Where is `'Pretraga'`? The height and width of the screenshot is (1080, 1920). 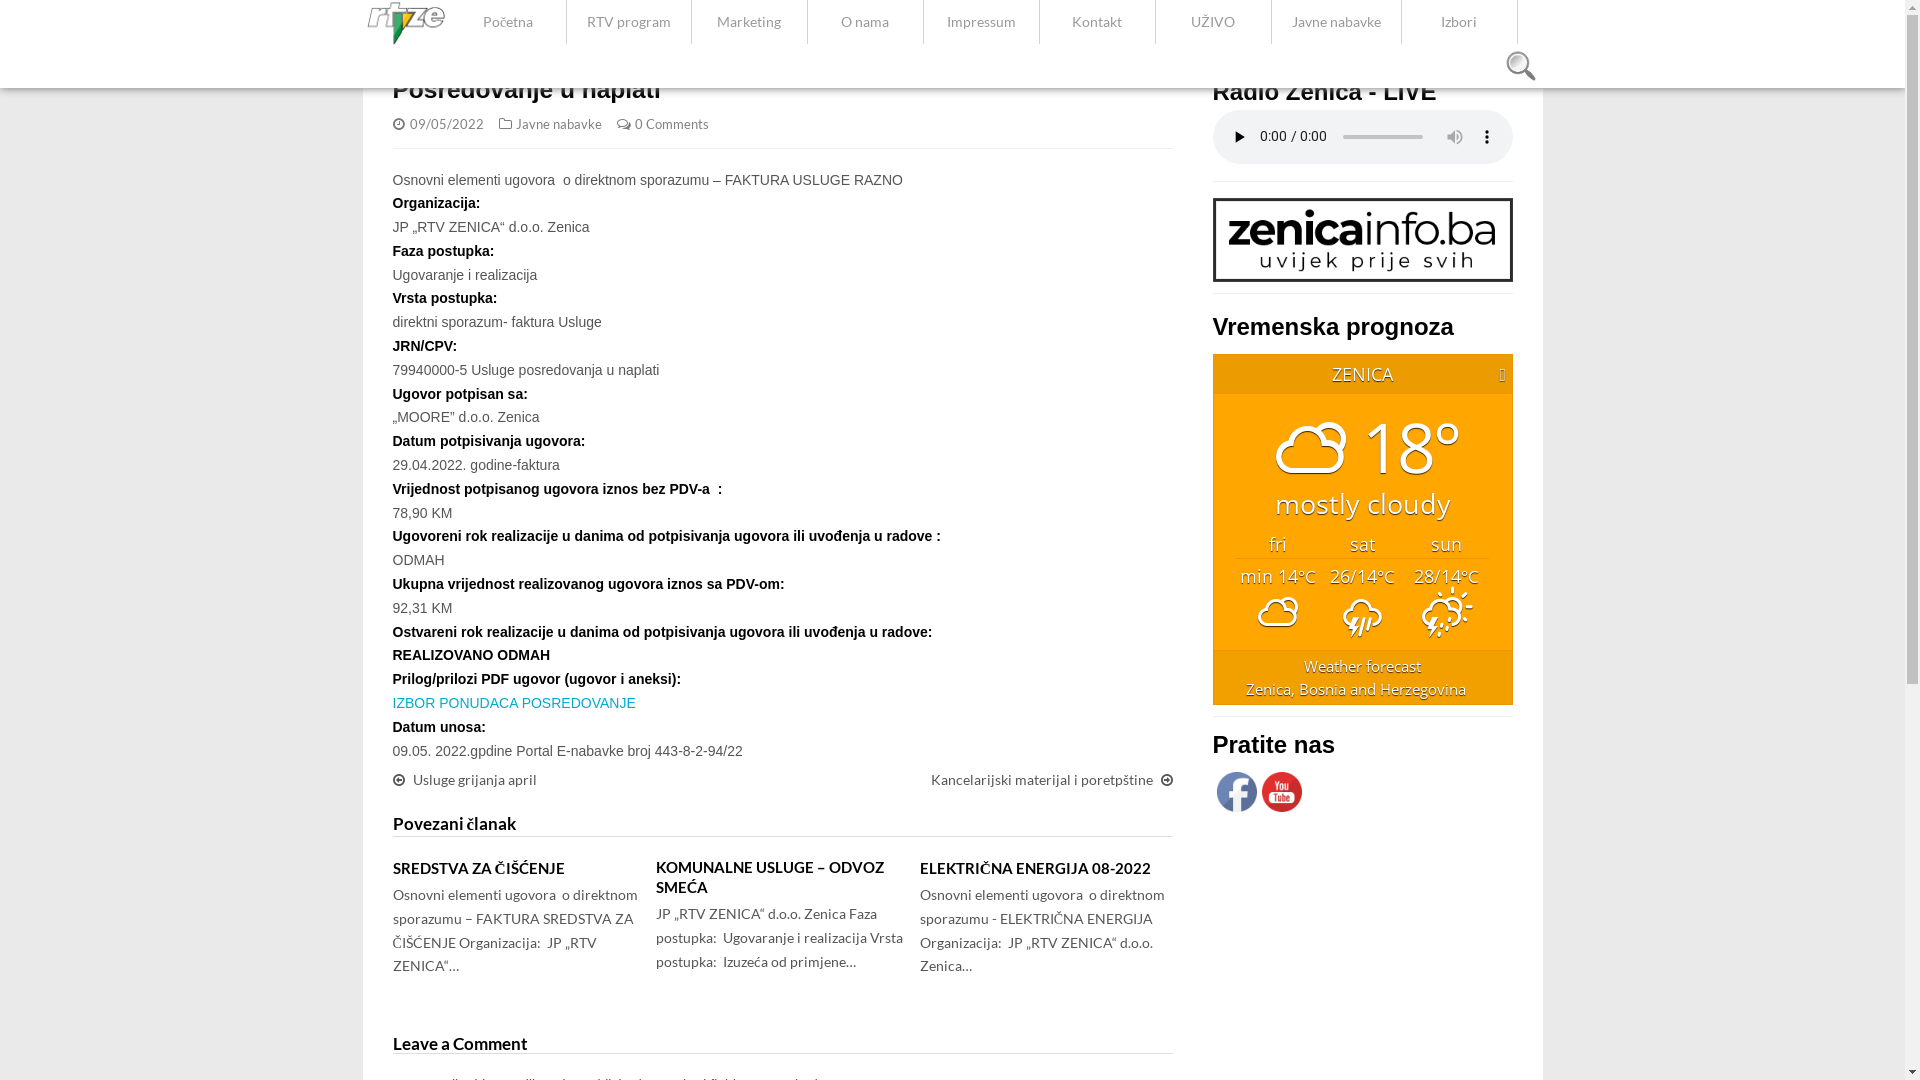 'Pretraga' is located at coordinates (1520, 64).